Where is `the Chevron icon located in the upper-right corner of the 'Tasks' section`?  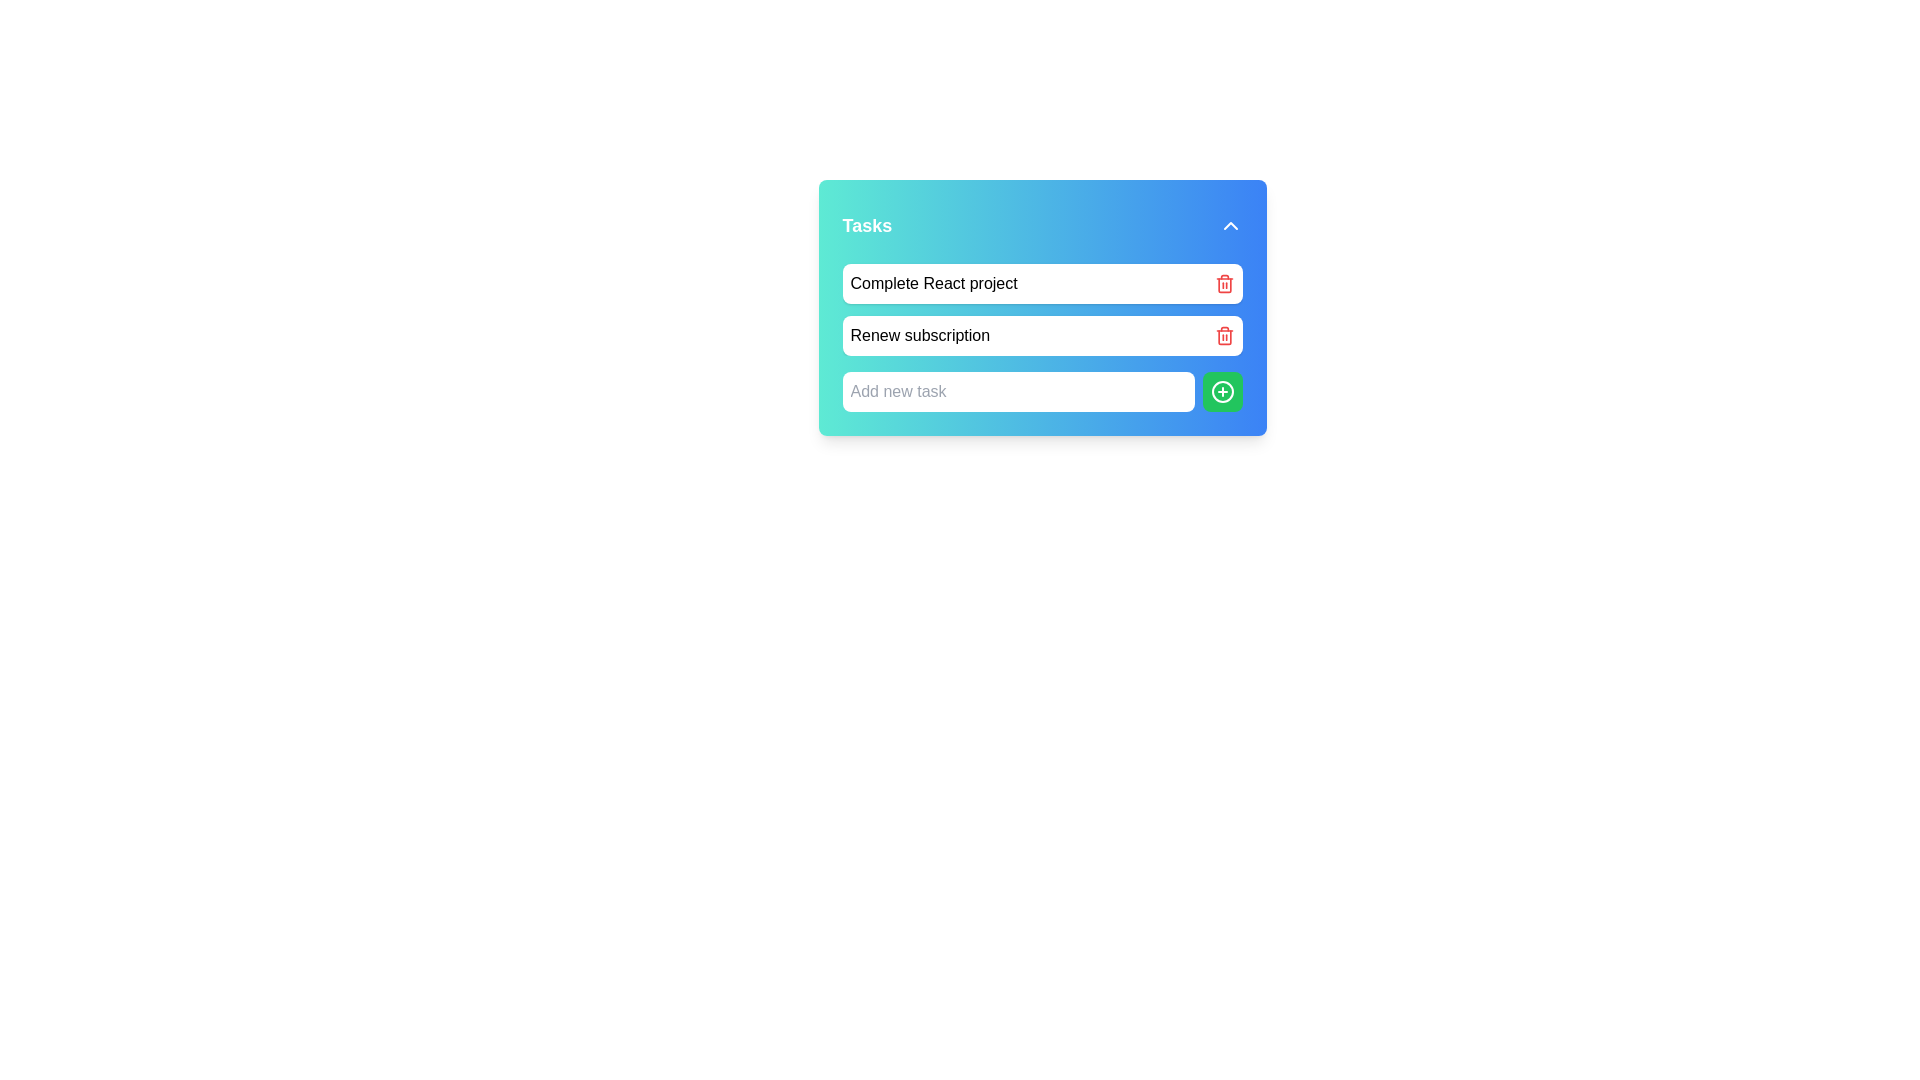 the Chevron icon located in the upper-right corner of the 'Tasks' section is located at coordinates (1229, 225).